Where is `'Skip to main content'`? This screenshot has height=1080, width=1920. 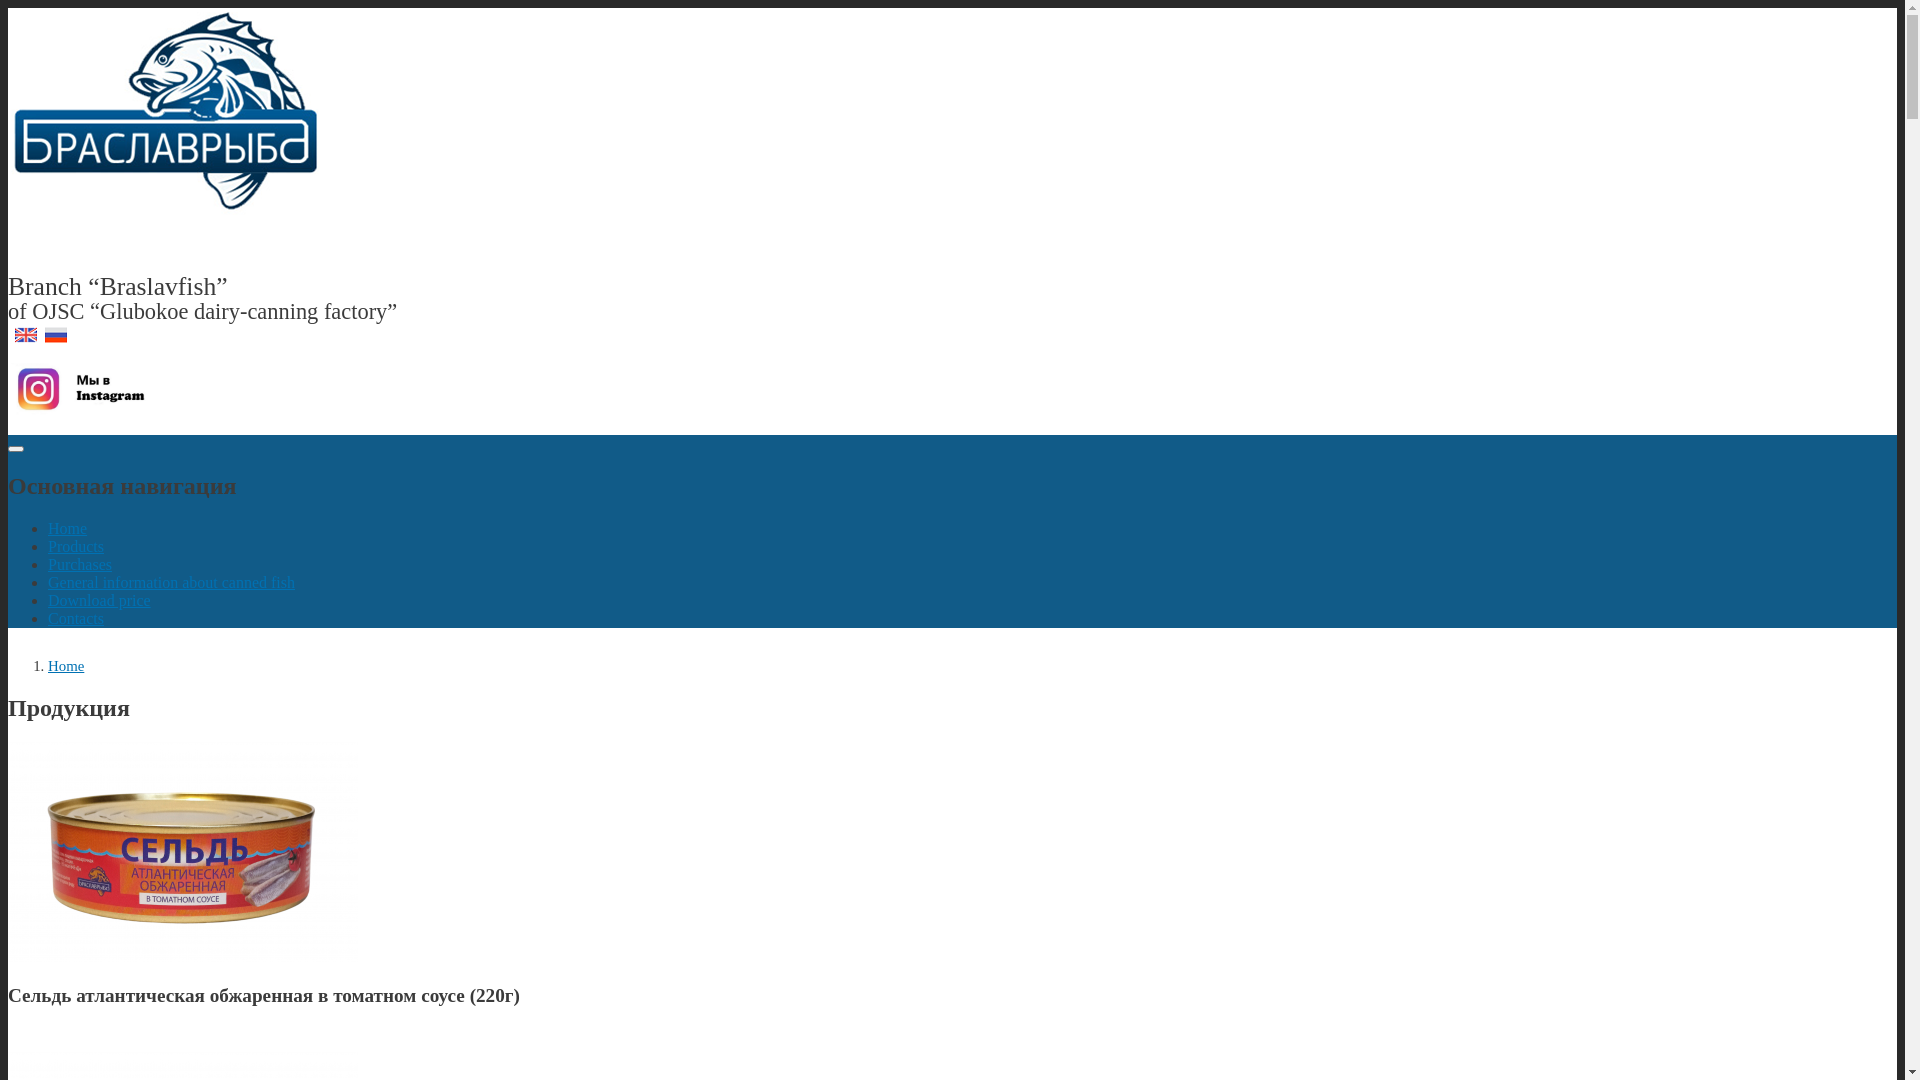 'Skip to main content' is located at coordinates (951, 10).